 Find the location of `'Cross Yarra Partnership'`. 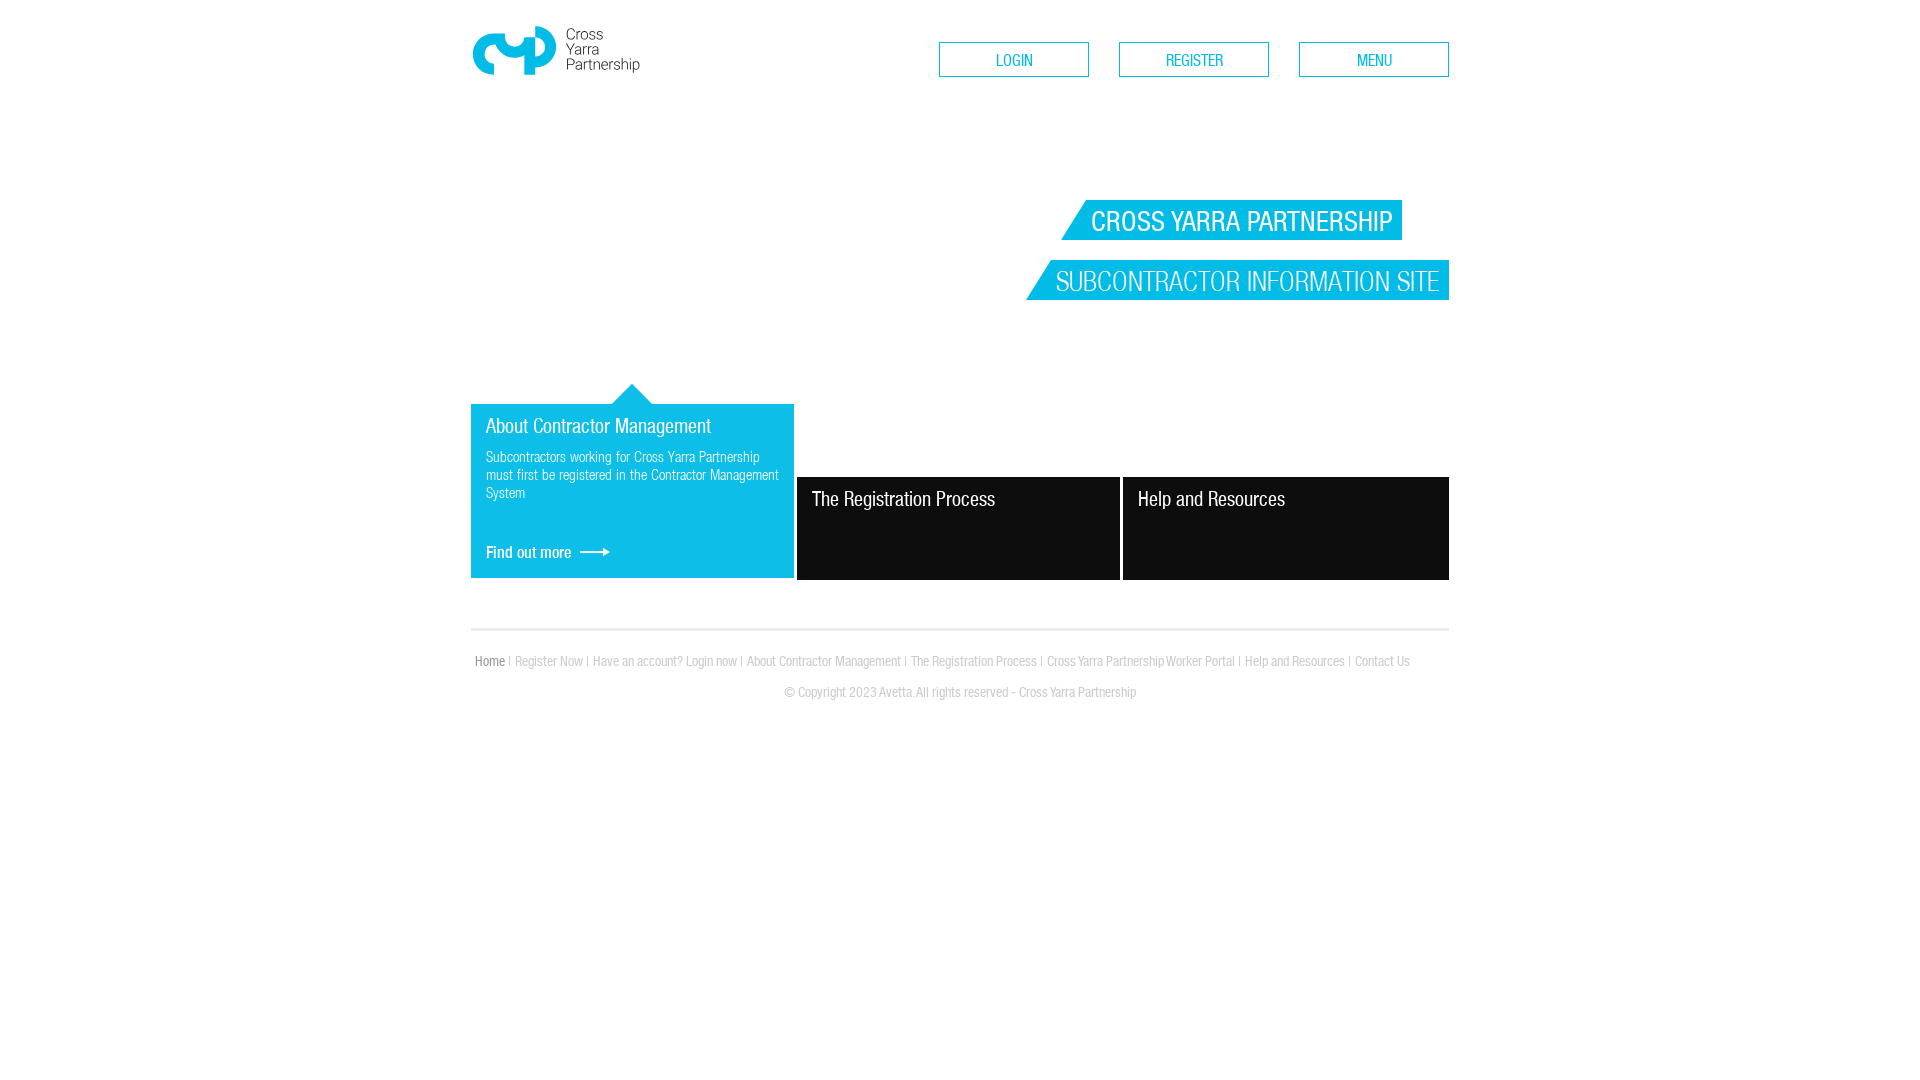

'Cross Yarra Partnership' is located at coordinates (469, 86).